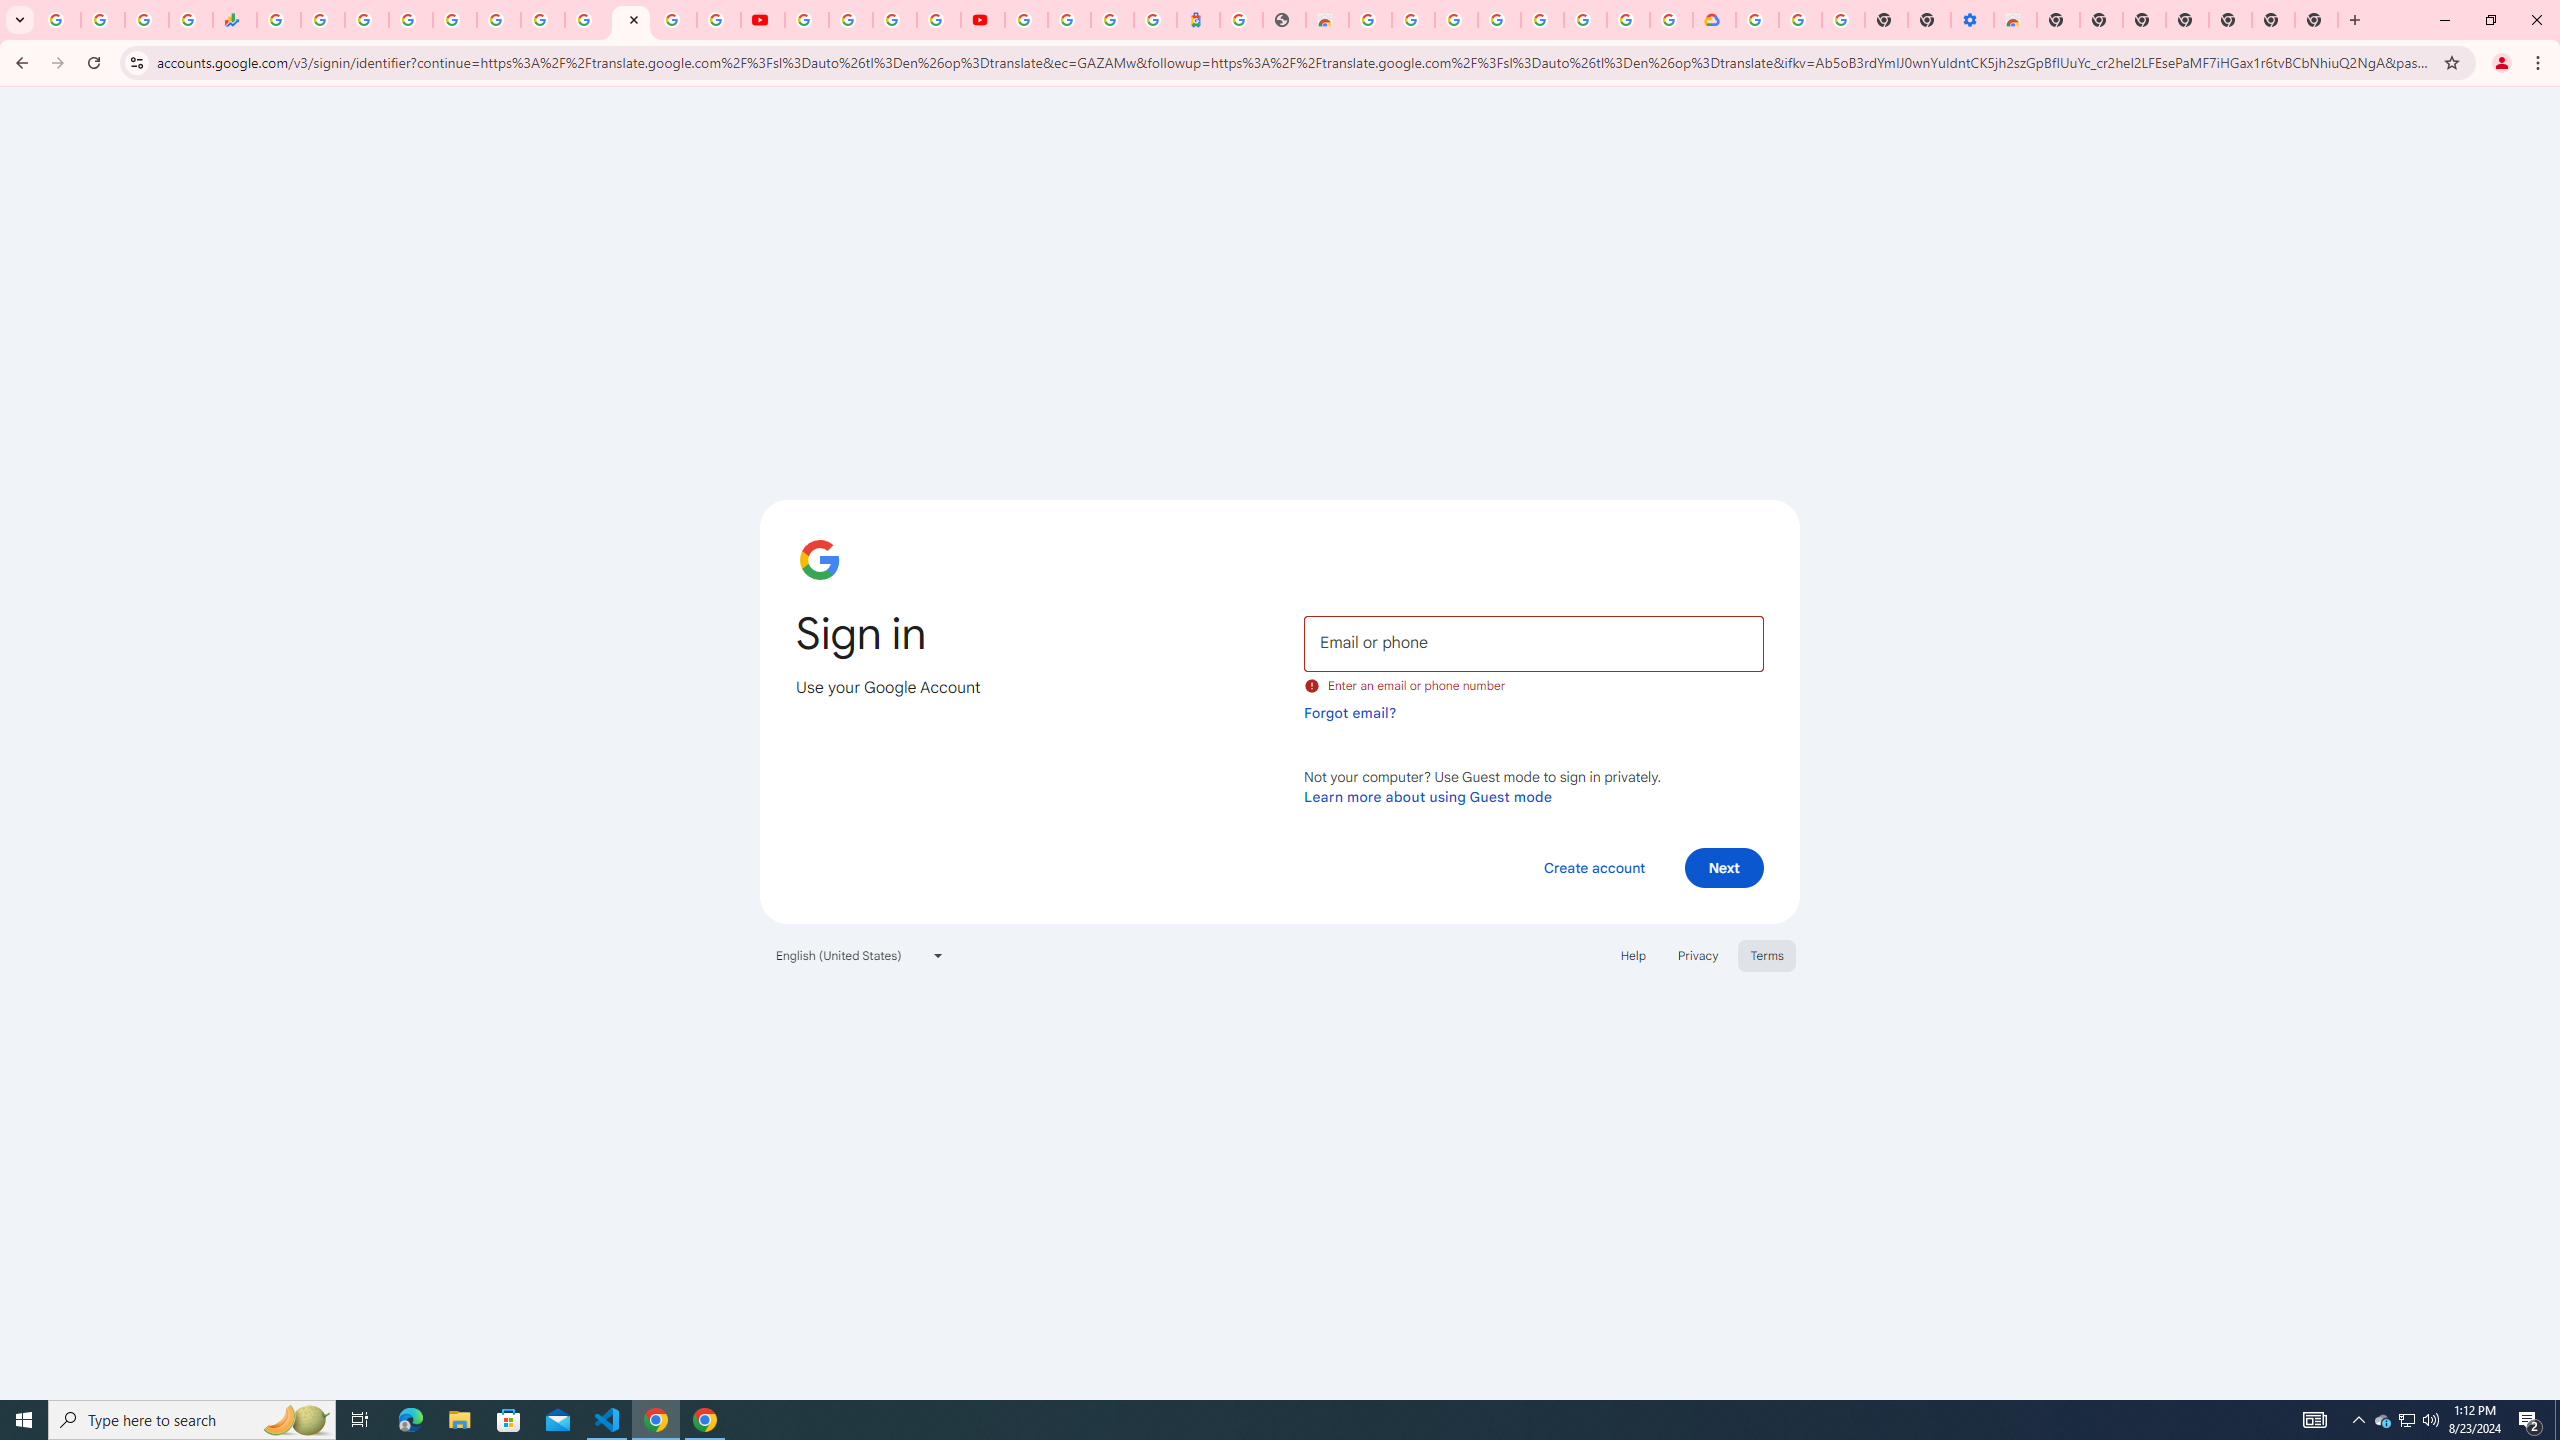 This screenshot has width=2560, height=1440. What do you see at coordinates (1972, 19) in the screenshot?
I see `'Settings - Accessibility'` at bounding box center [1972, 19].